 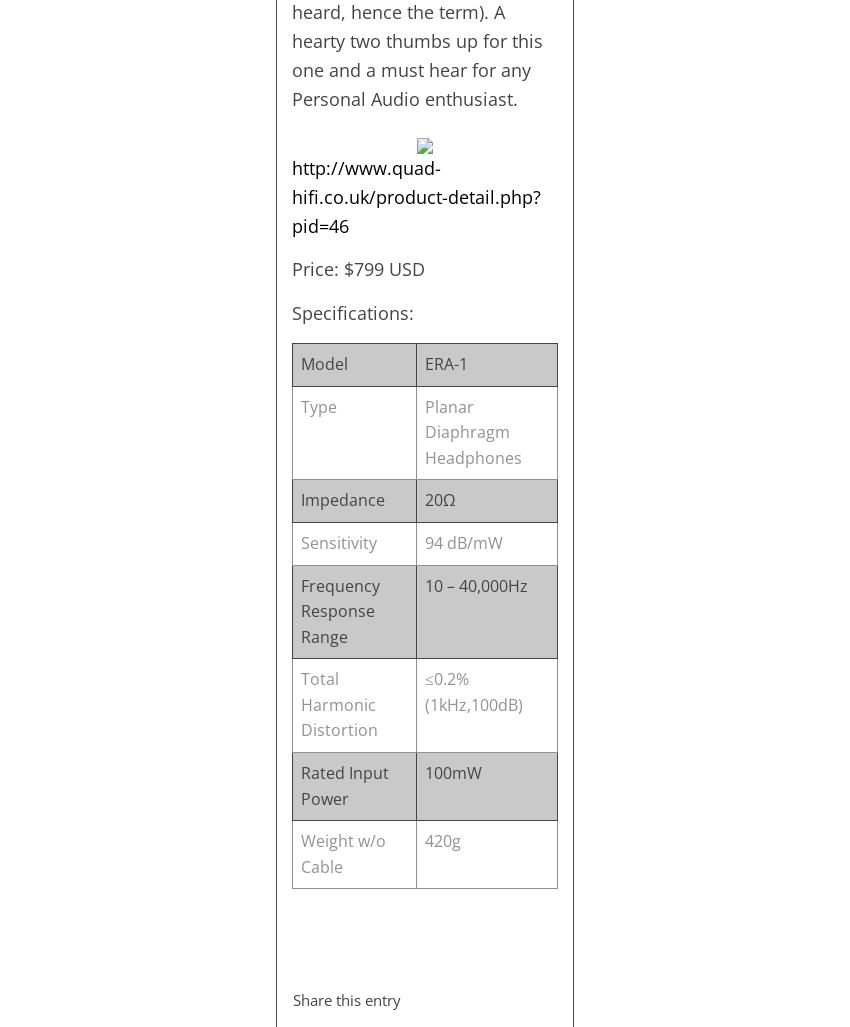 What do you see at coordinates (451, 772) in the screenshot?
I see `'100mW'` at bounding box center [451, 772].